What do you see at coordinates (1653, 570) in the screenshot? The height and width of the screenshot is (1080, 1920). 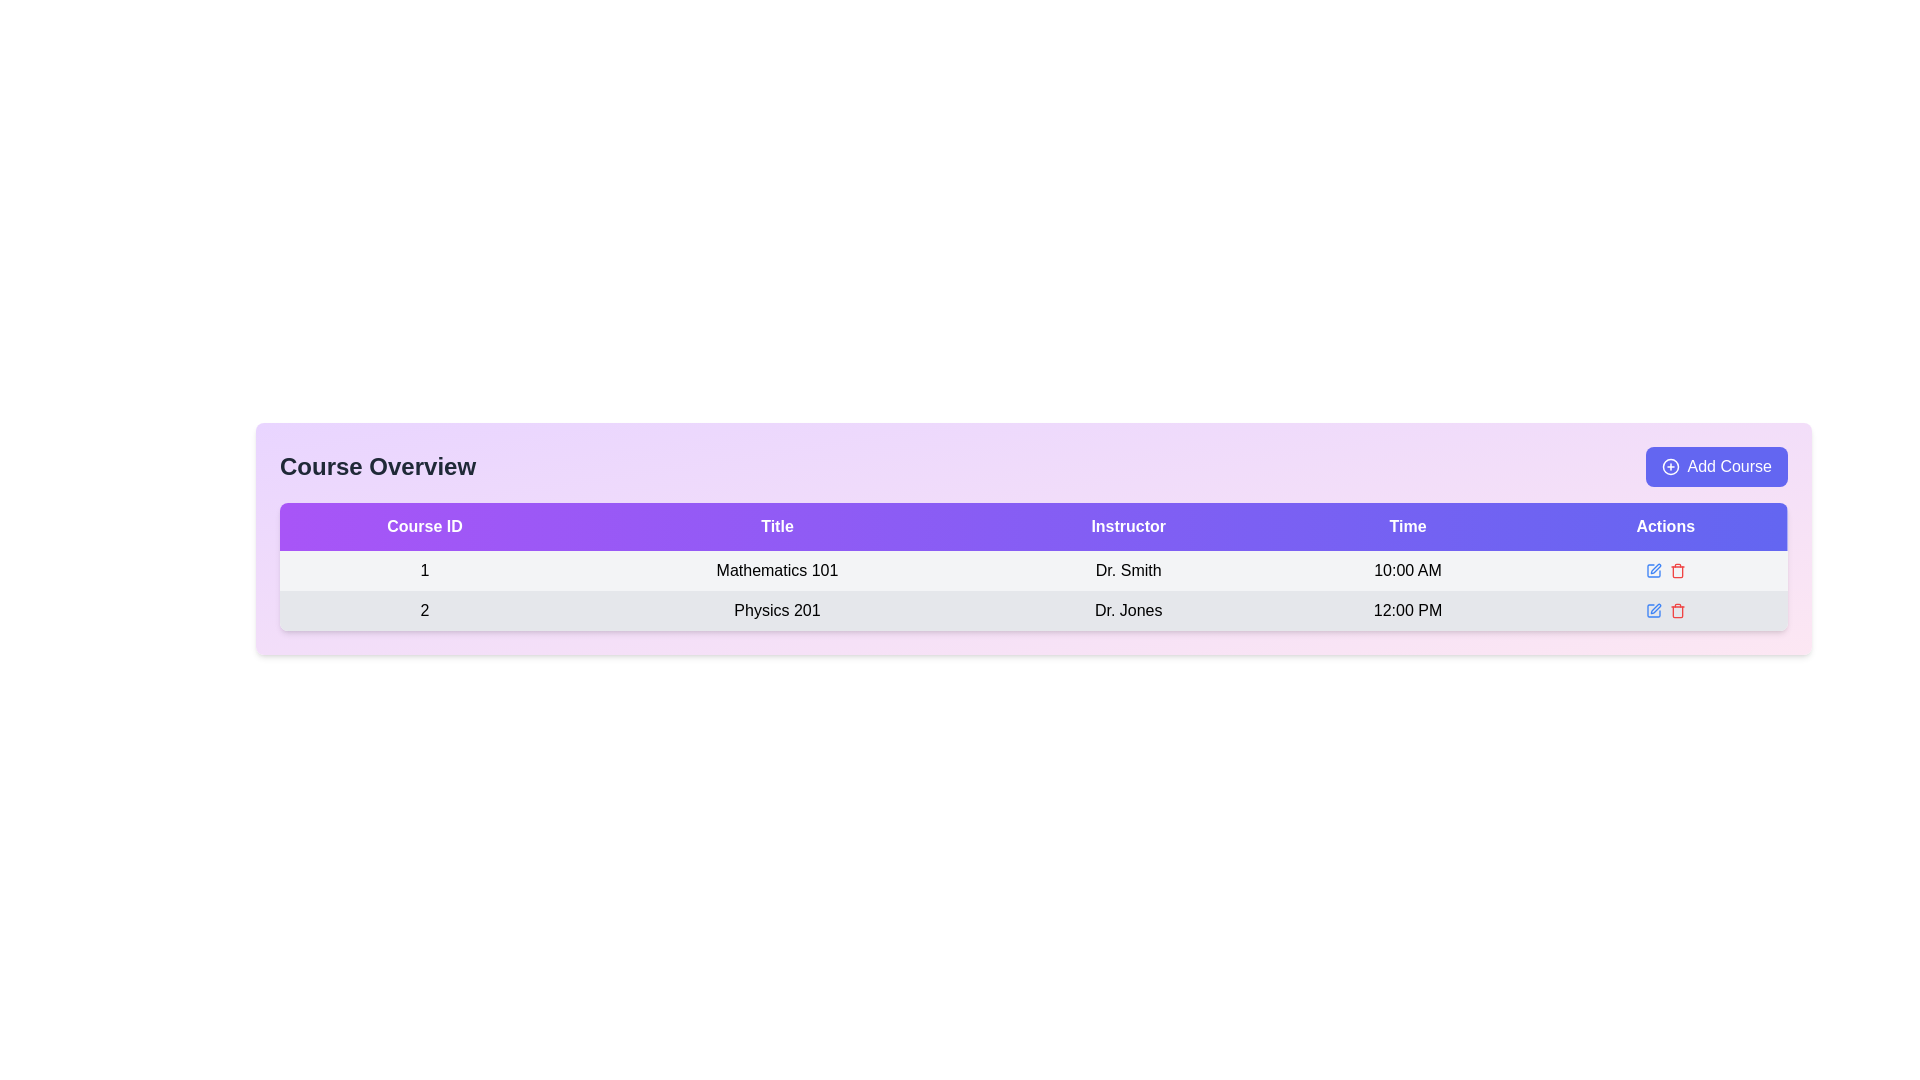 I see `the pen icon button in the 'Actions' column of the first row in the course table` at bounding box center [1653, 570].